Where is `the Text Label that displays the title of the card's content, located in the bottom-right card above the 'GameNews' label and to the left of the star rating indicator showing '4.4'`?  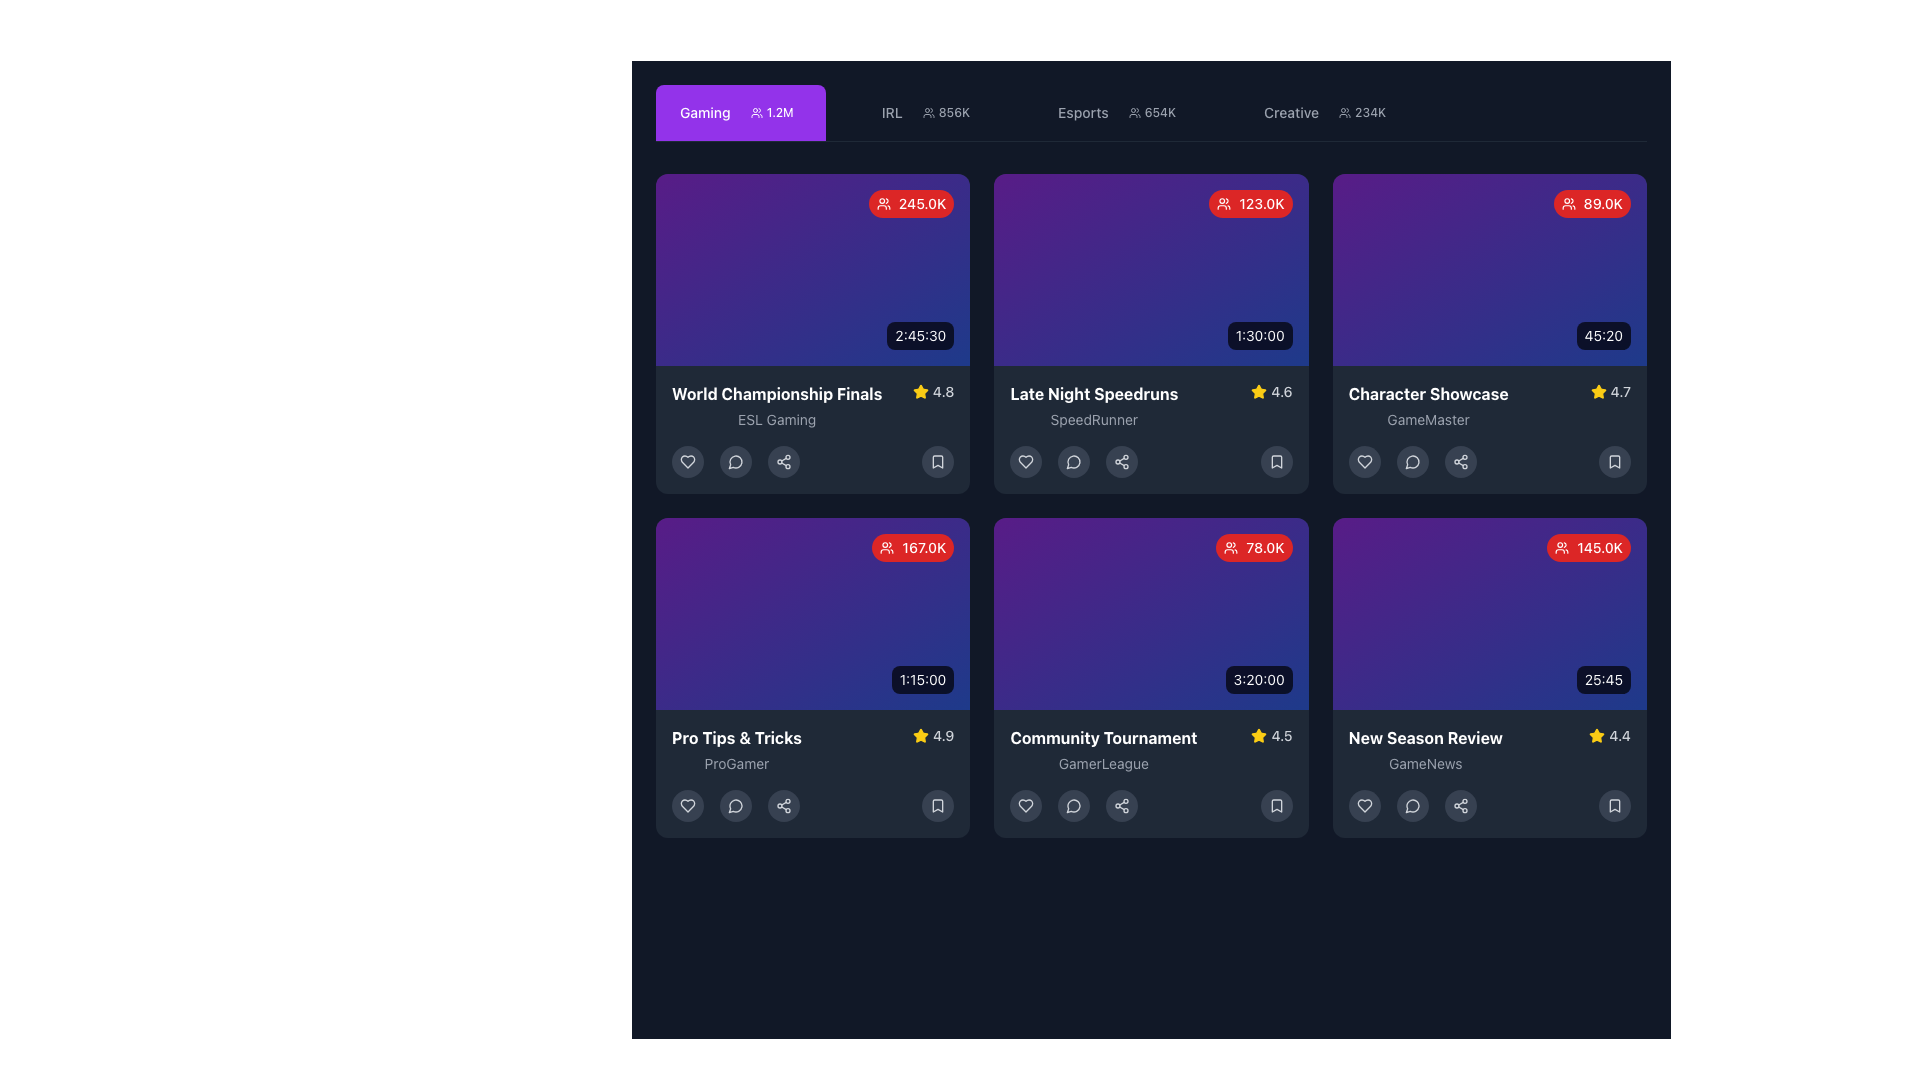 the Text Label that displays the title of the card's content, located in the bottom-right card above the 'GameNews' label and to the left of the star rating indicator showing '4.4' is located at coordinates (1424, 737).